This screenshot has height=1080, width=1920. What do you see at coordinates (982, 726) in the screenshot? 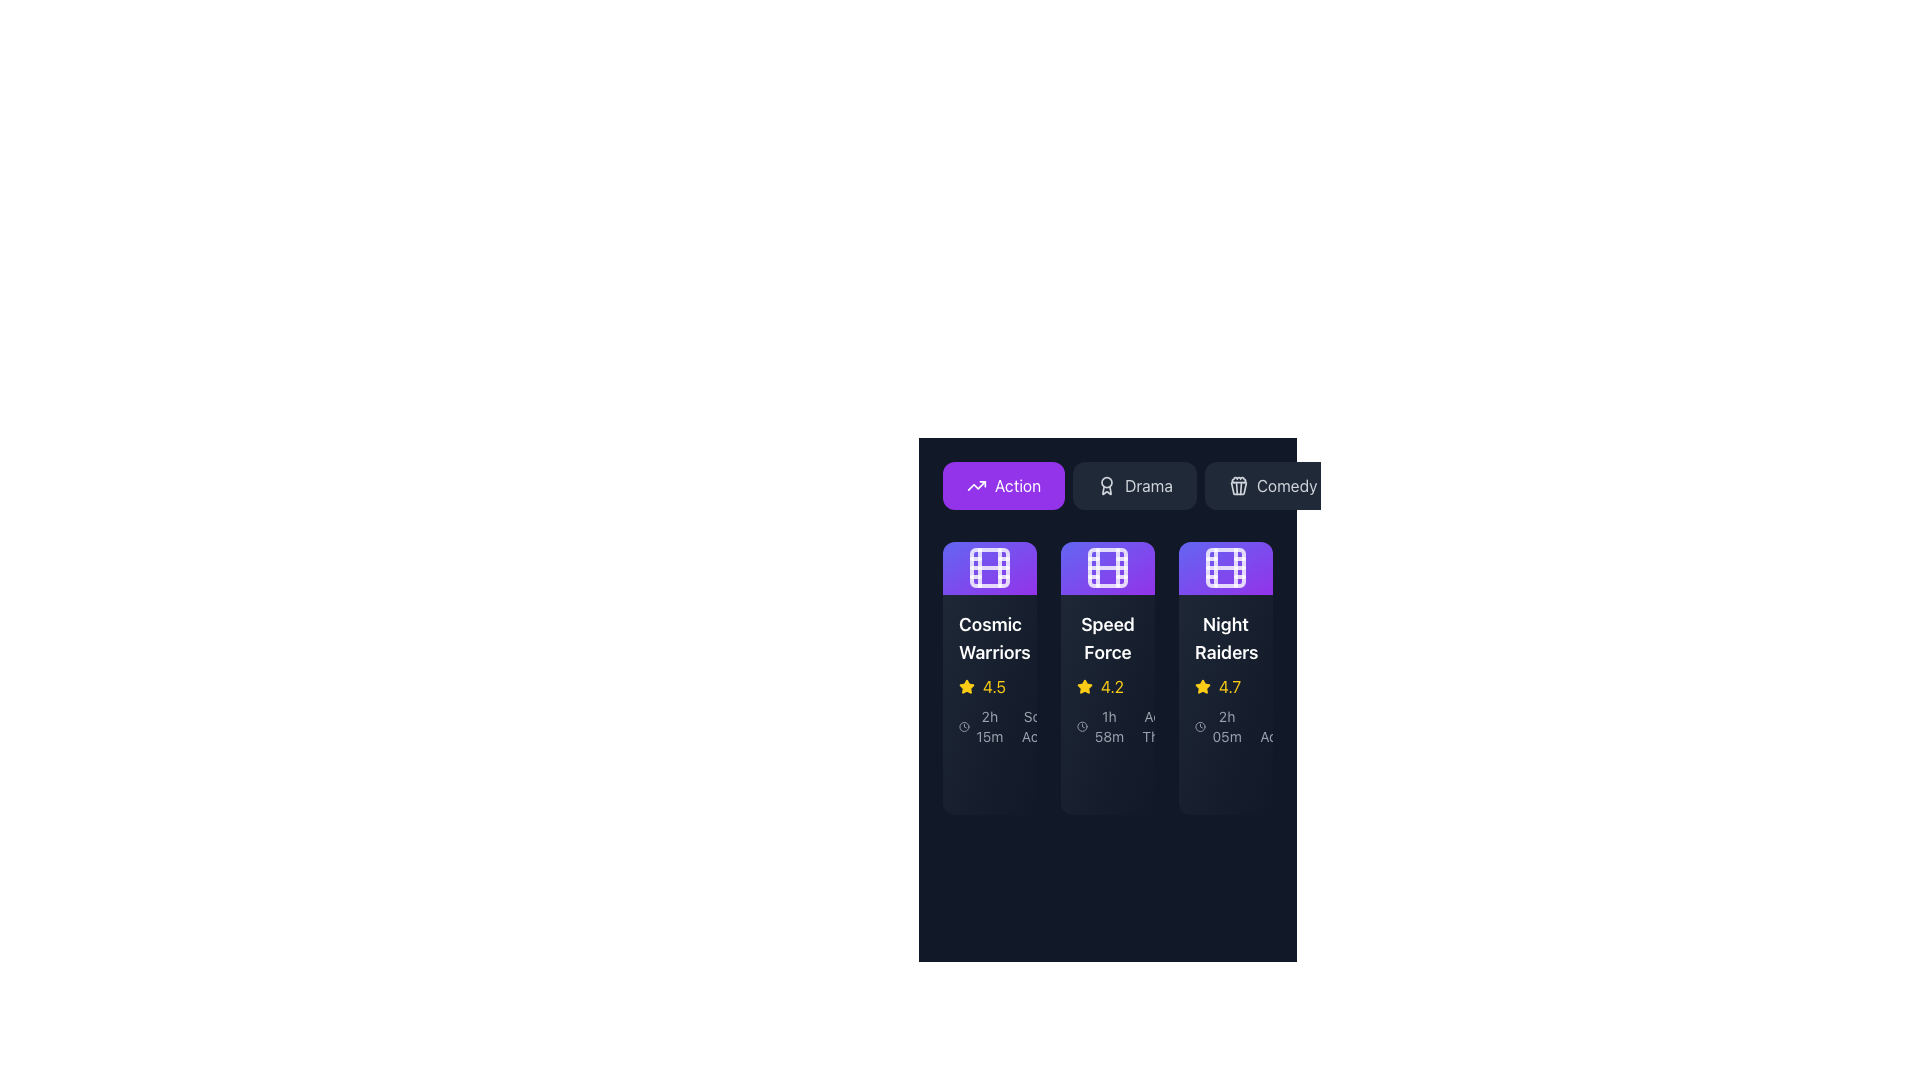
I see `the content of the text label with an icon that displays the duration of the movie 'Cosmic Warriors', located in the details panel under the movie title and before the genre text` at bounding box center [982, 726].